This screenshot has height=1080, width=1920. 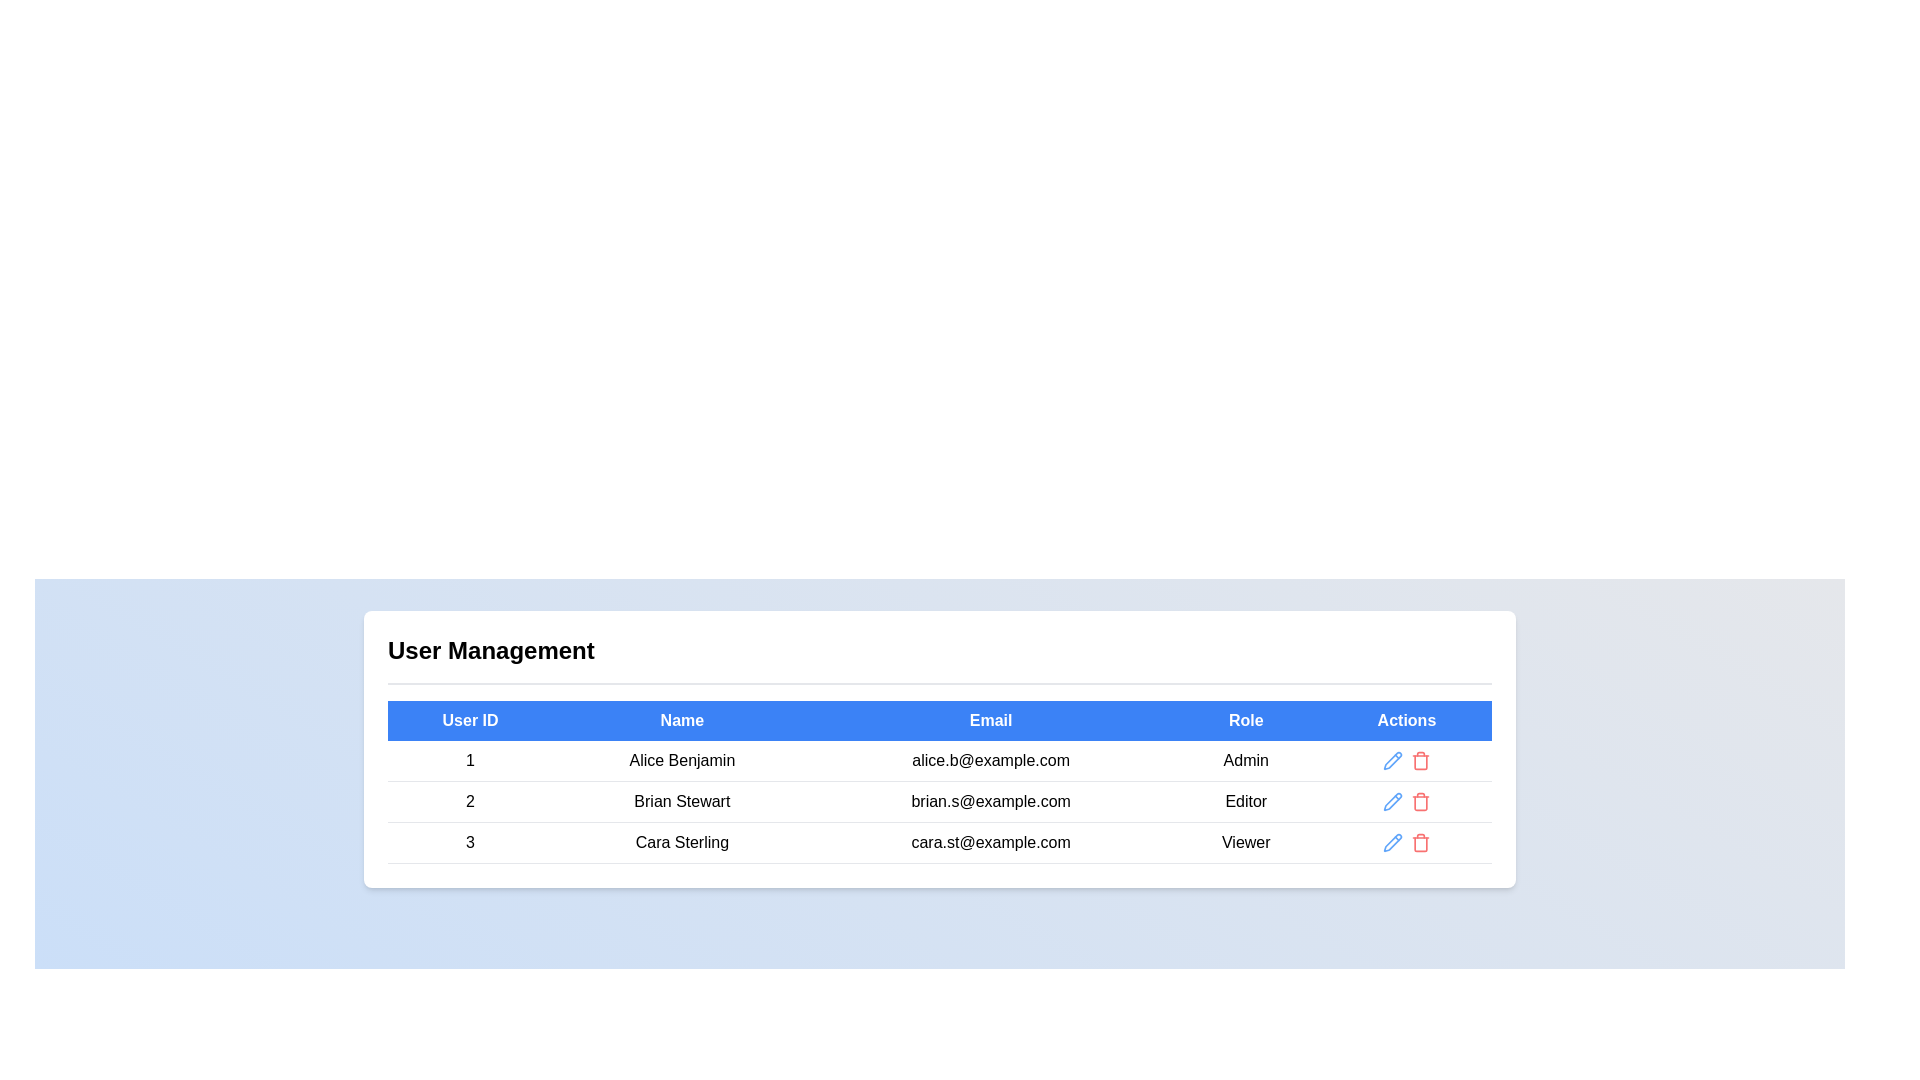 What do you see at coordinates (1419, 843) in the screenshot?
I see `the delete button located in the 'Actions' column of the last row in the 'User Management' table` at bounding box center [1419, 843].